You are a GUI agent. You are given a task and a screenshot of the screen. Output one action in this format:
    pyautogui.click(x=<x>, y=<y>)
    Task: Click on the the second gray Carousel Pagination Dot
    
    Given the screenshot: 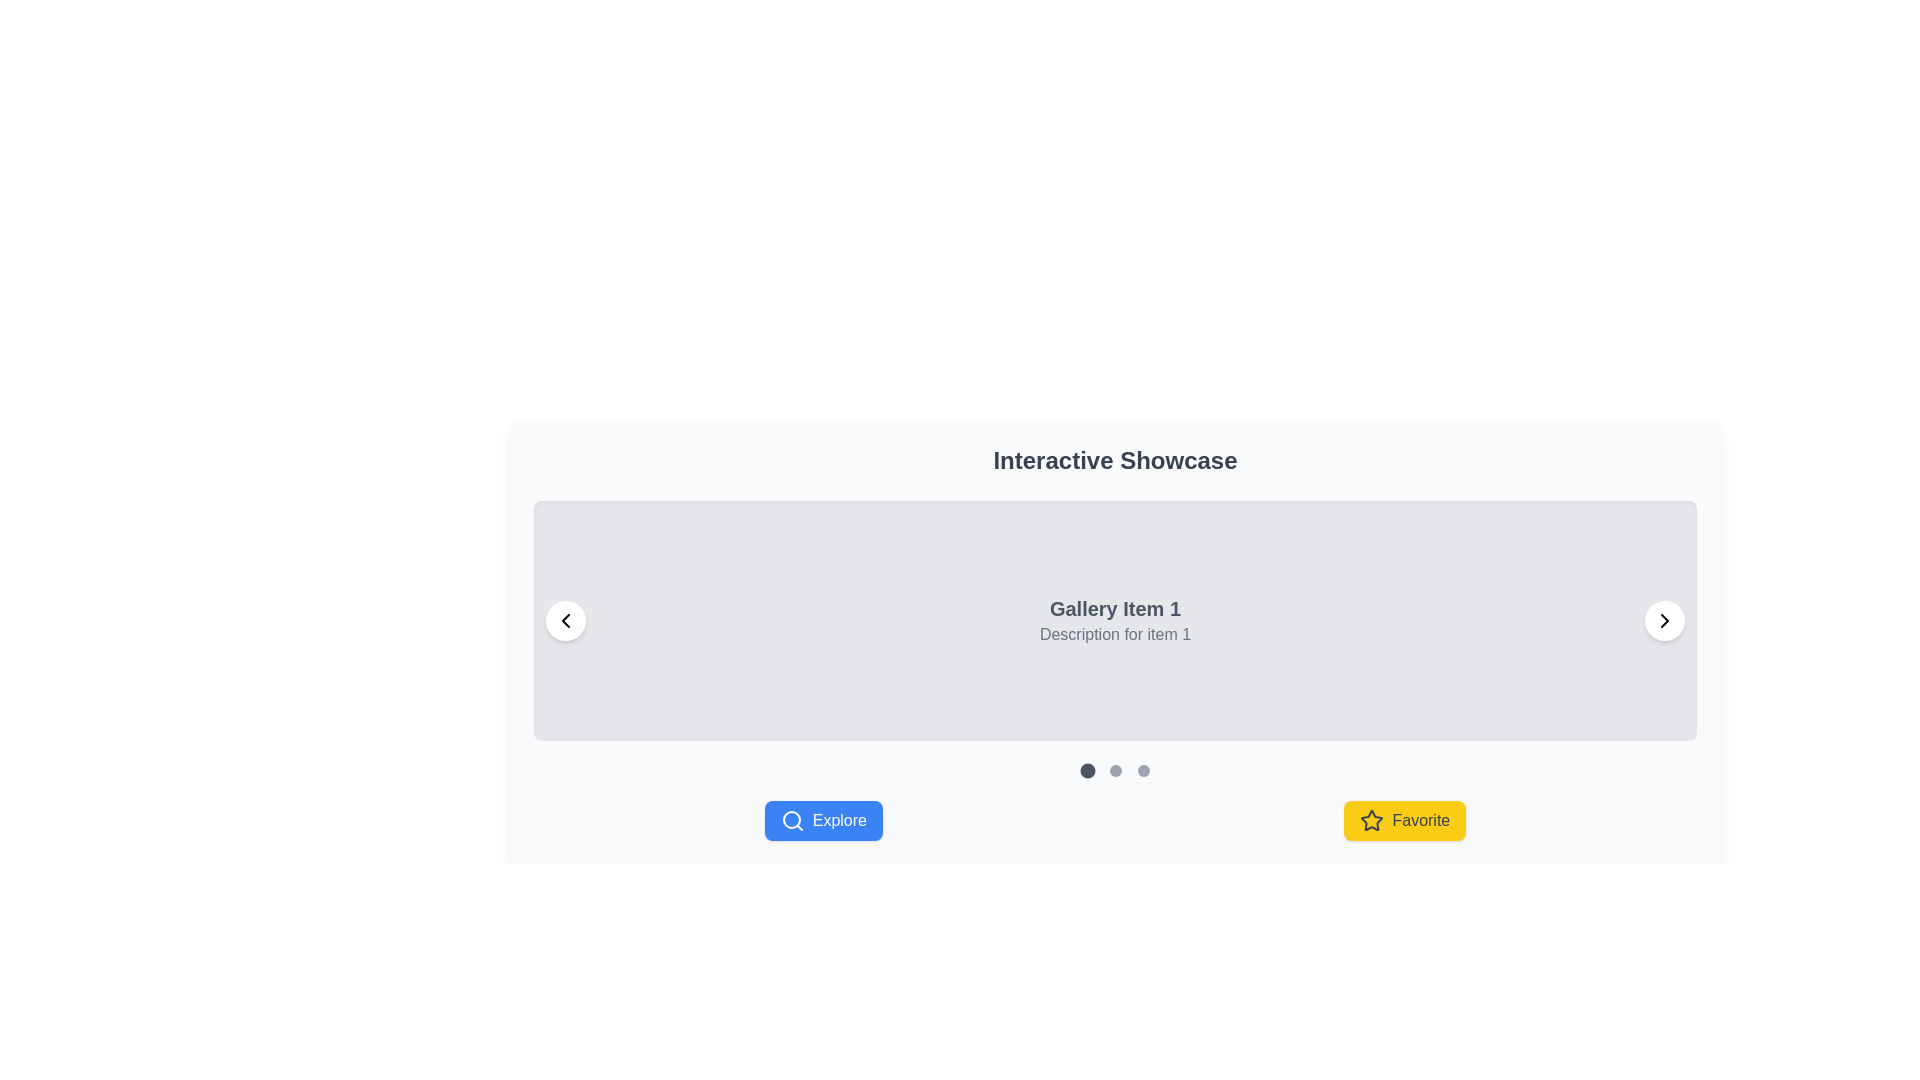 What is the action you would take?
    pyautogui.click(x=1114, y=770)
    